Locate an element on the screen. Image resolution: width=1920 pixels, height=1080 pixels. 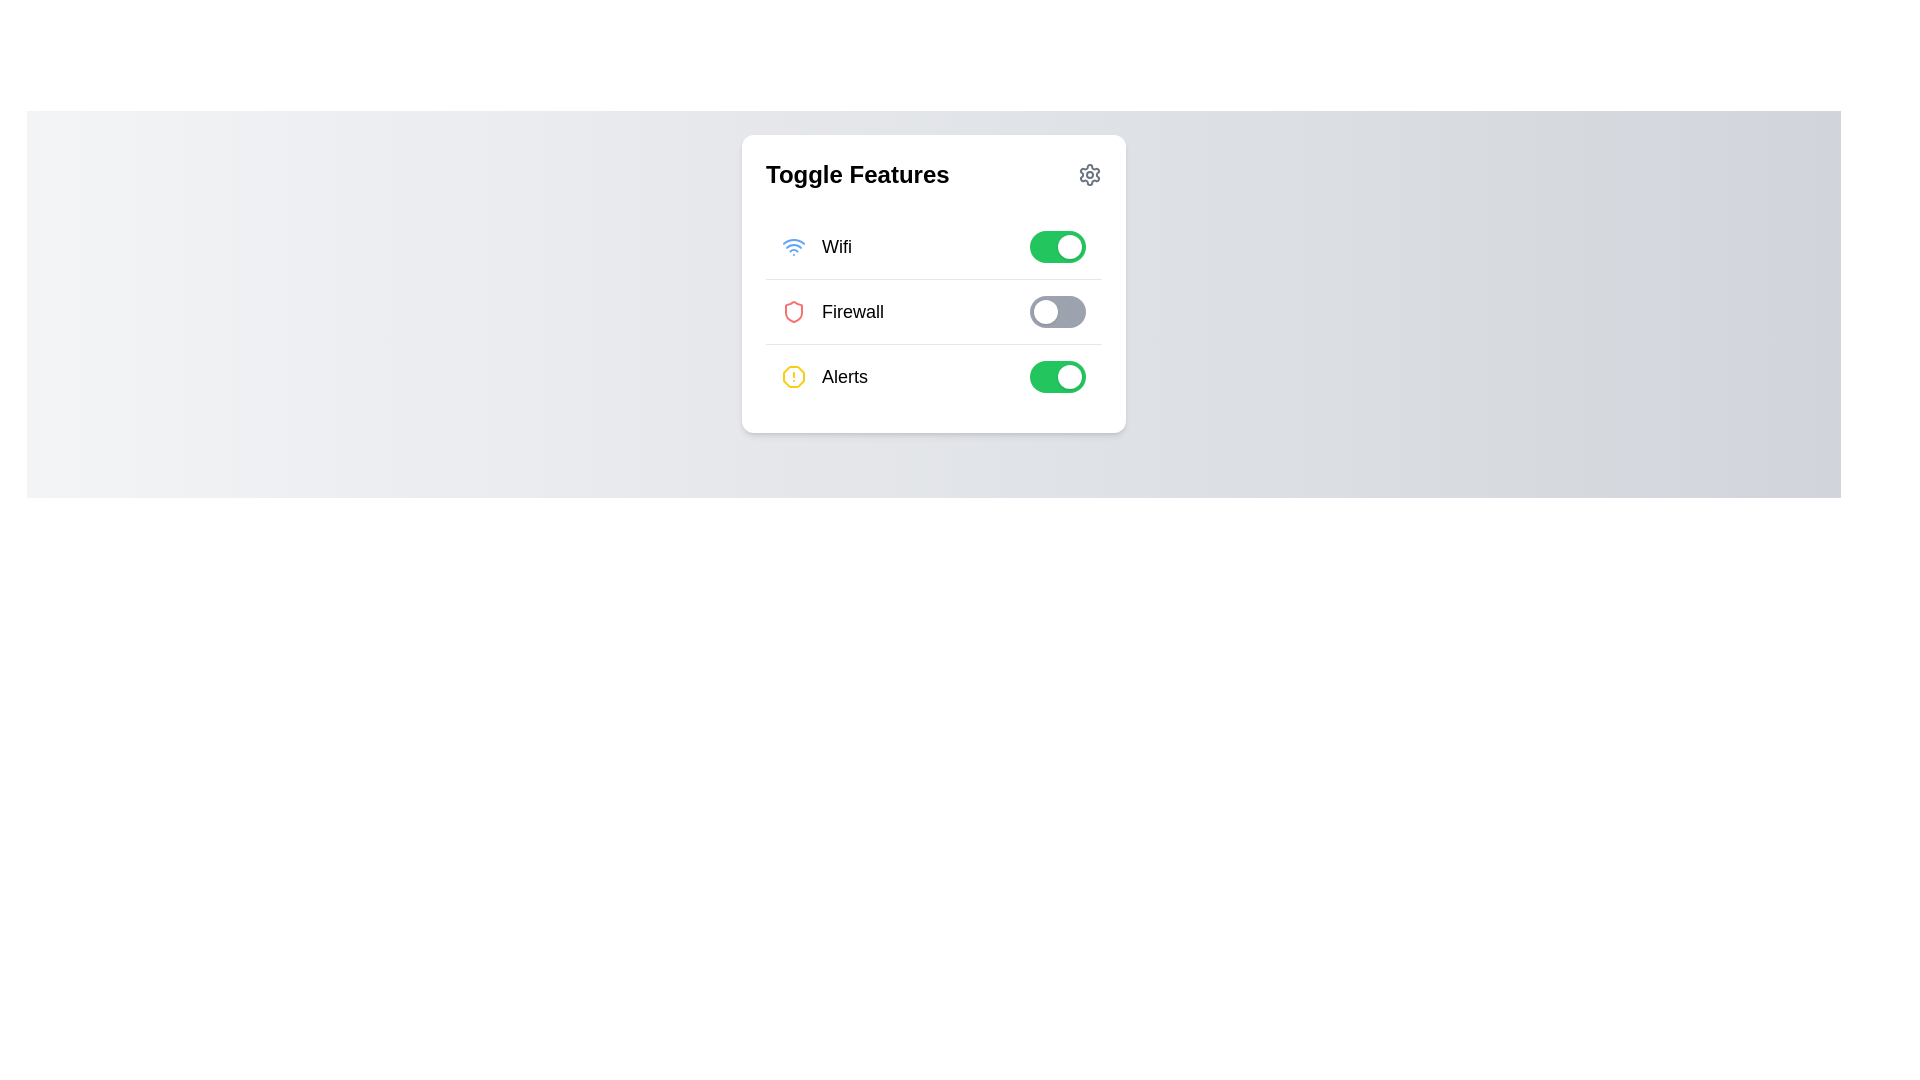
the Circular toggle indicator located on the far right side of the toggle switch for the 'Wifi' feature to determine its enabled or disabled state is located at coordinates (1069, 245).